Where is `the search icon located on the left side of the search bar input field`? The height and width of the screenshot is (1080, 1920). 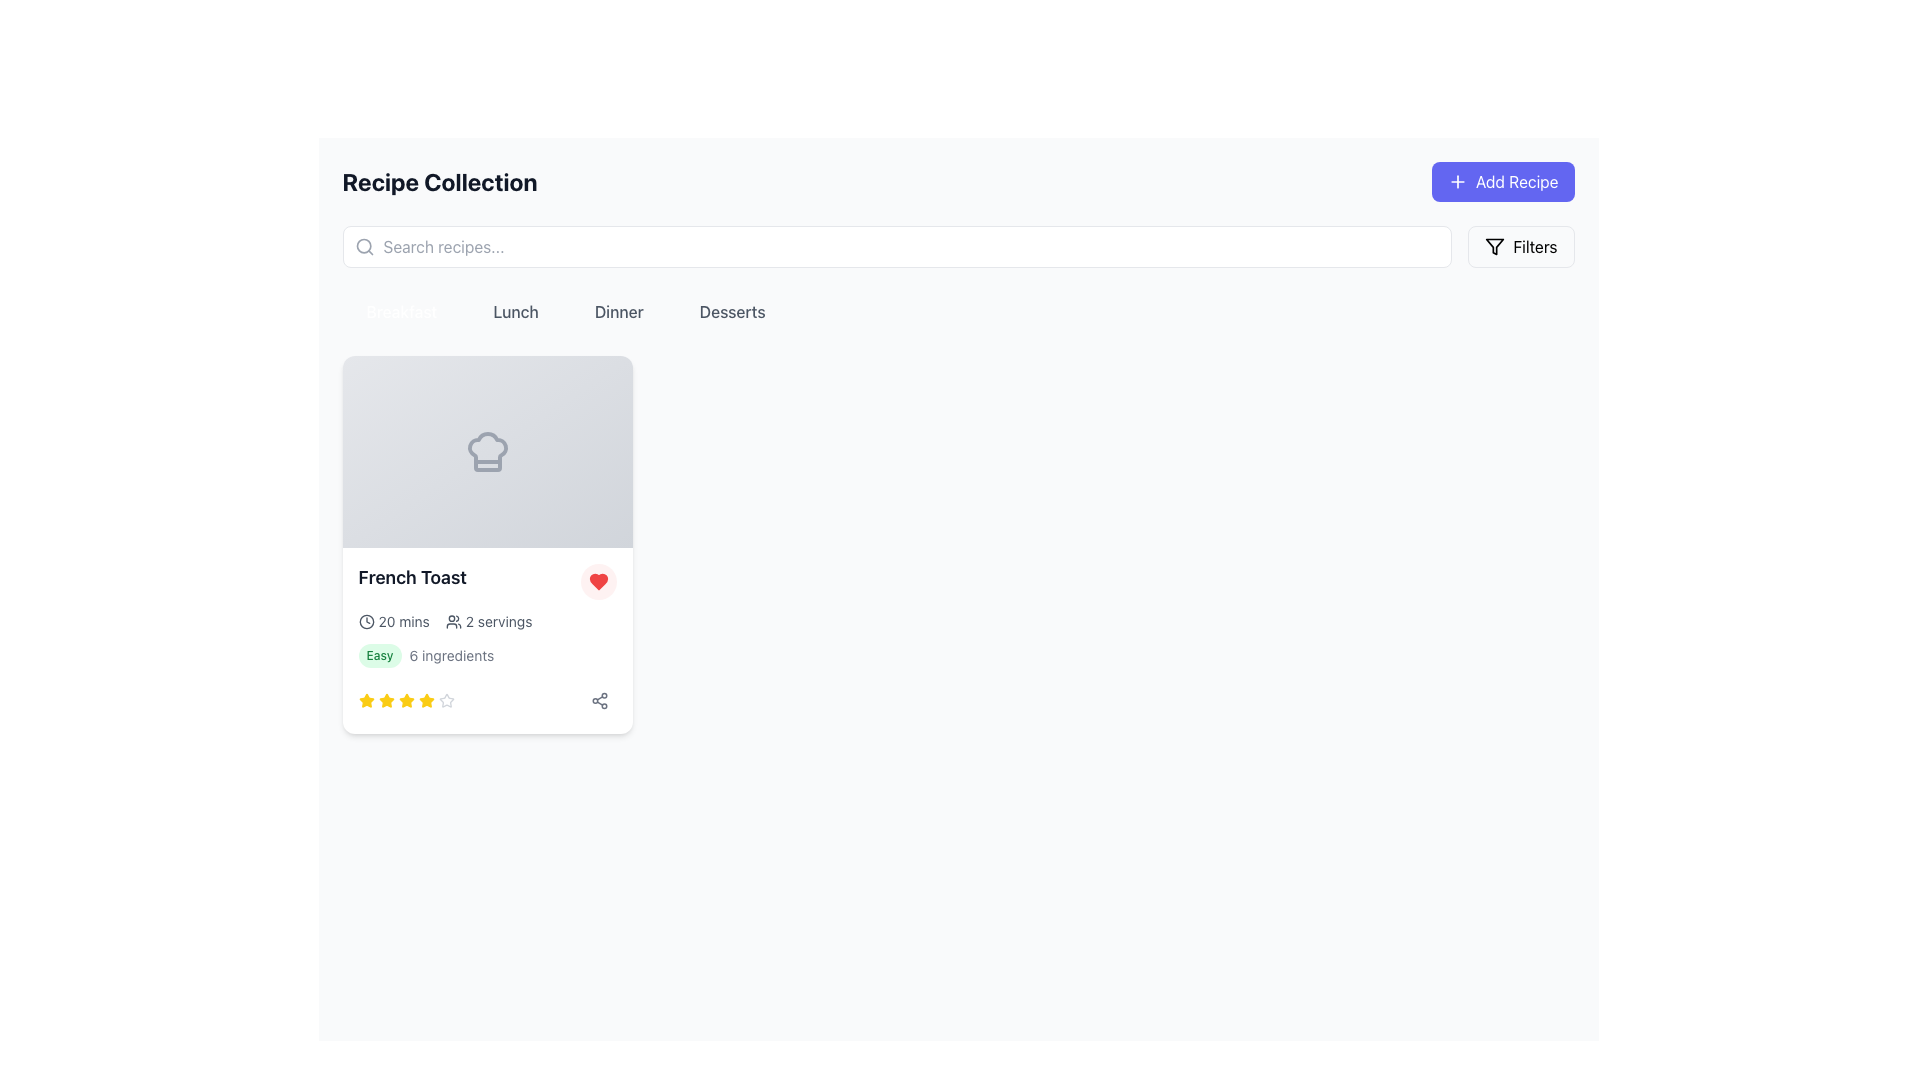
the search icon located on the left side of the search bar input field is located at coordinates (364, 245).